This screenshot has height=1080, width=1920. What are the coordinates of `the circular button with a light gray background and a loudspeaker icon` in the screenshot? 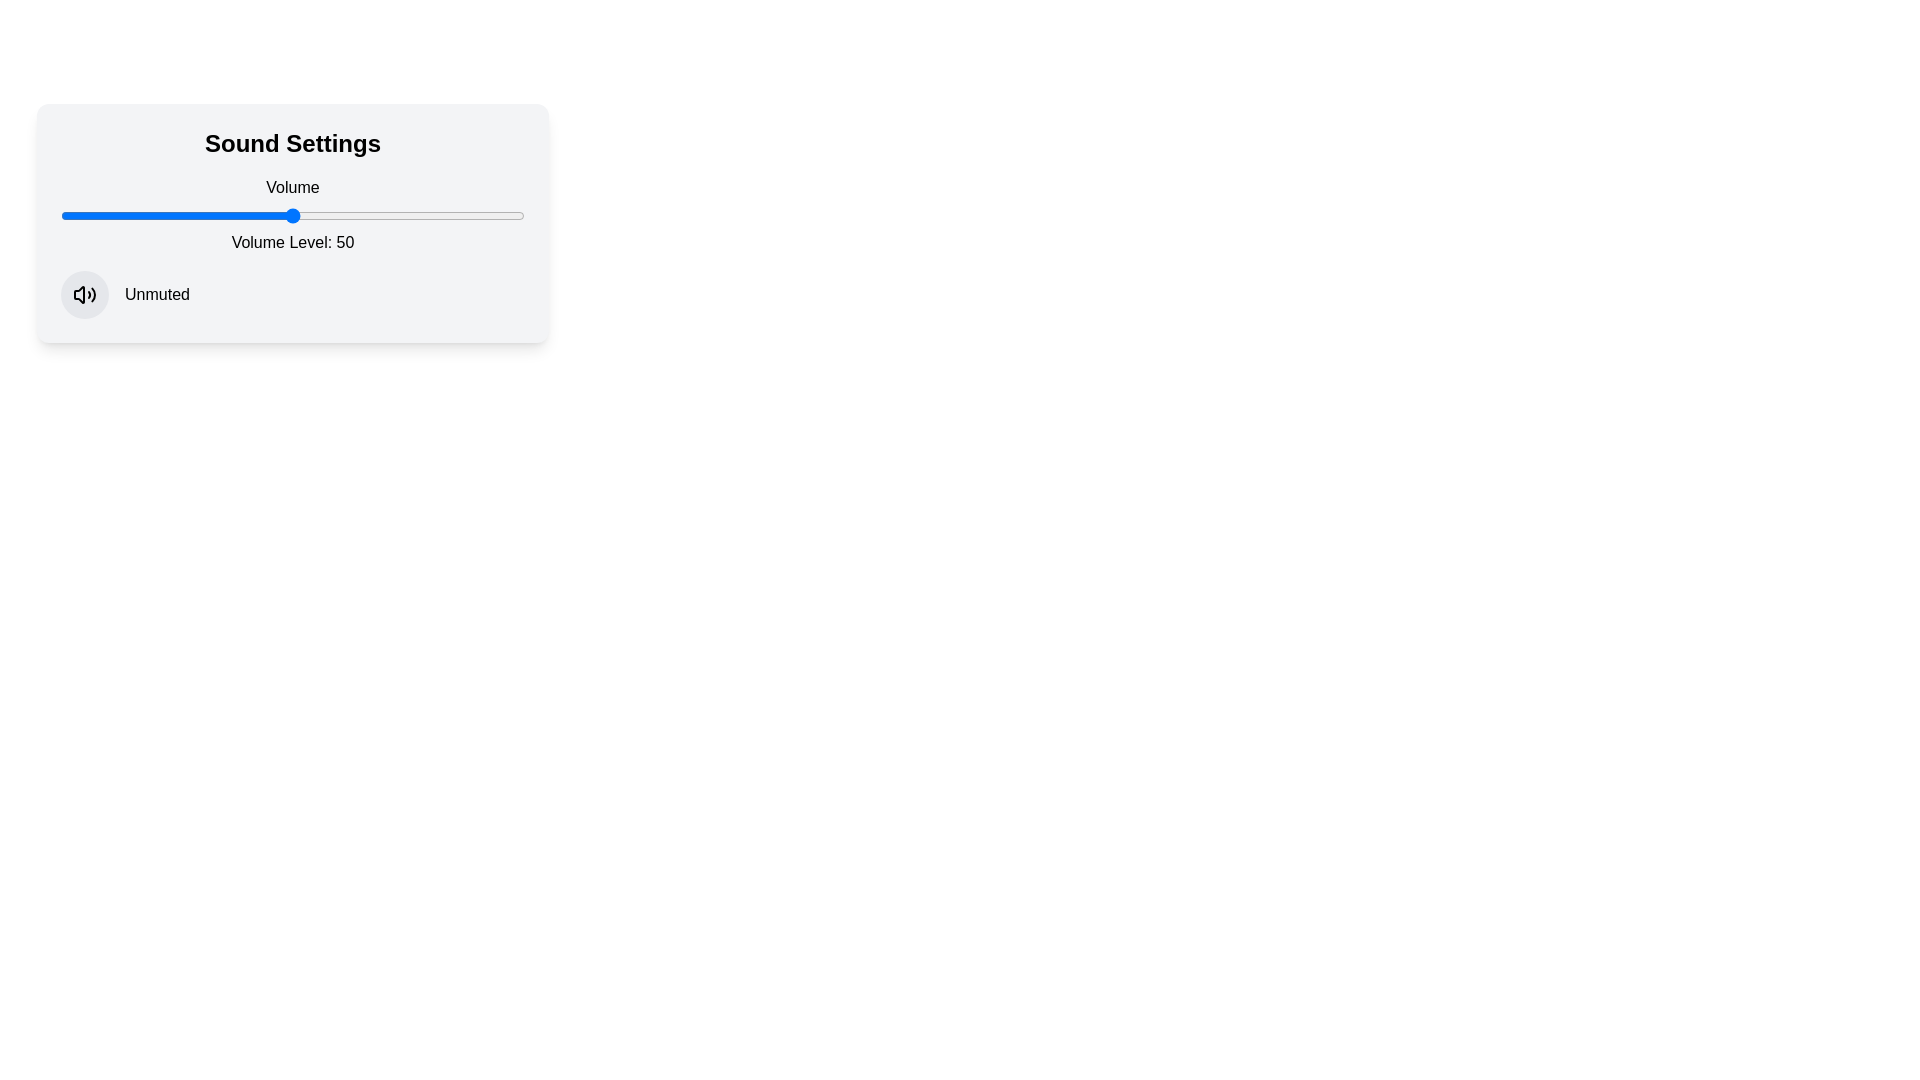 It's located at (84, 294).